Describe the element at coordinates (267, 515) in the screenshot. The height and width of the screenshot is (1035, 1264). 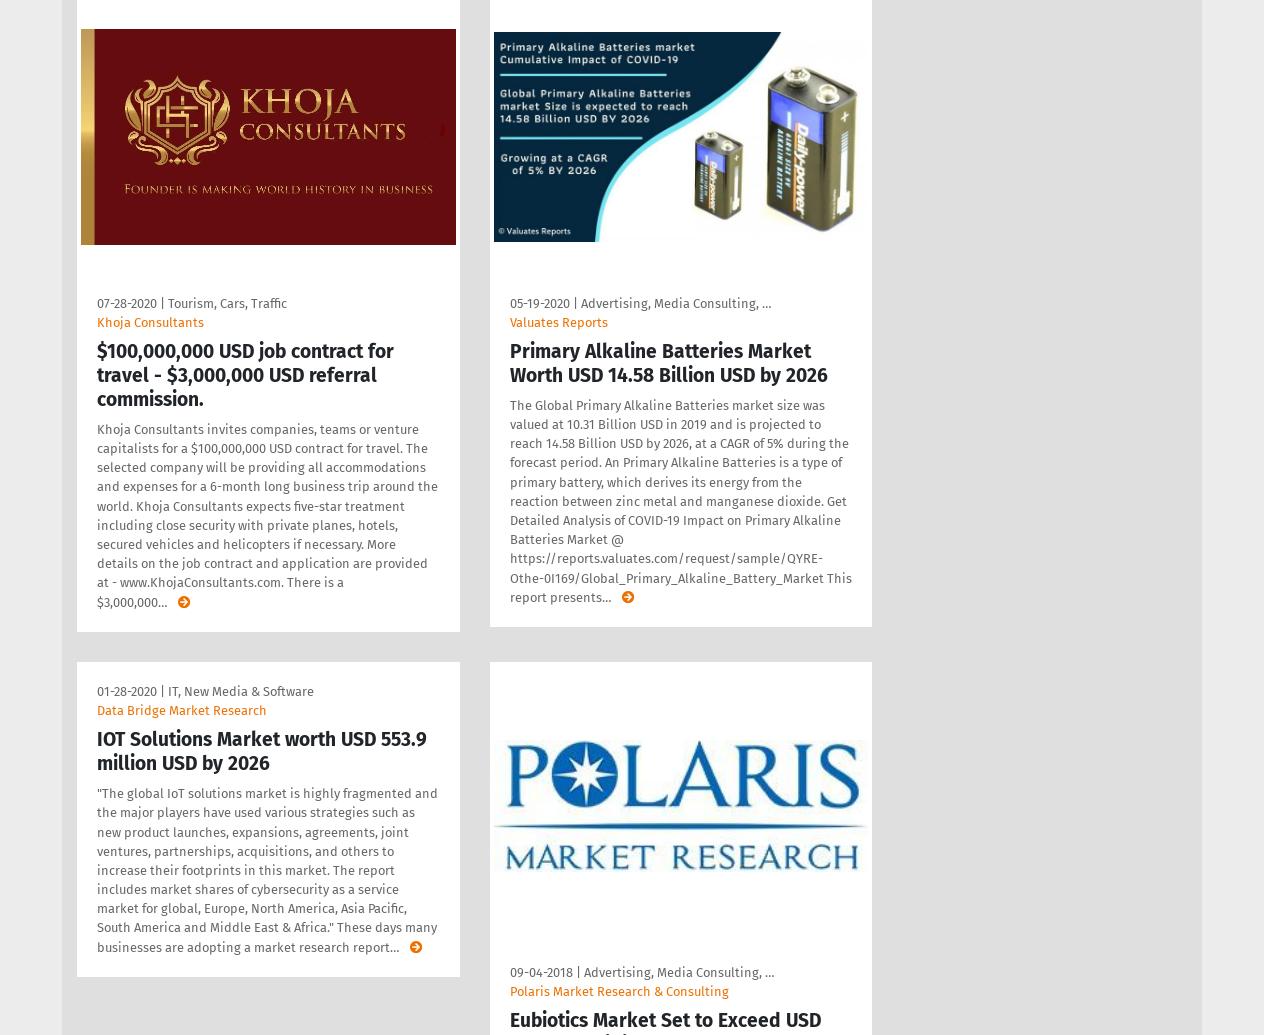
I see `'Khoja Consultants invites companies, teams or venture capitalists for a $100,000,000 USD contract for travel. The selected company will be providing all accommodations and expenses for a 6-month long business trip around the world. Khoja Consultants expects five-star treatment including close security with private planes, hotels, secured vehicles and helicopters if necessary.  More details on the job contract and application are provided at -  www.KhojaConsultants.com.

There is a $3,000,000'` at that location.